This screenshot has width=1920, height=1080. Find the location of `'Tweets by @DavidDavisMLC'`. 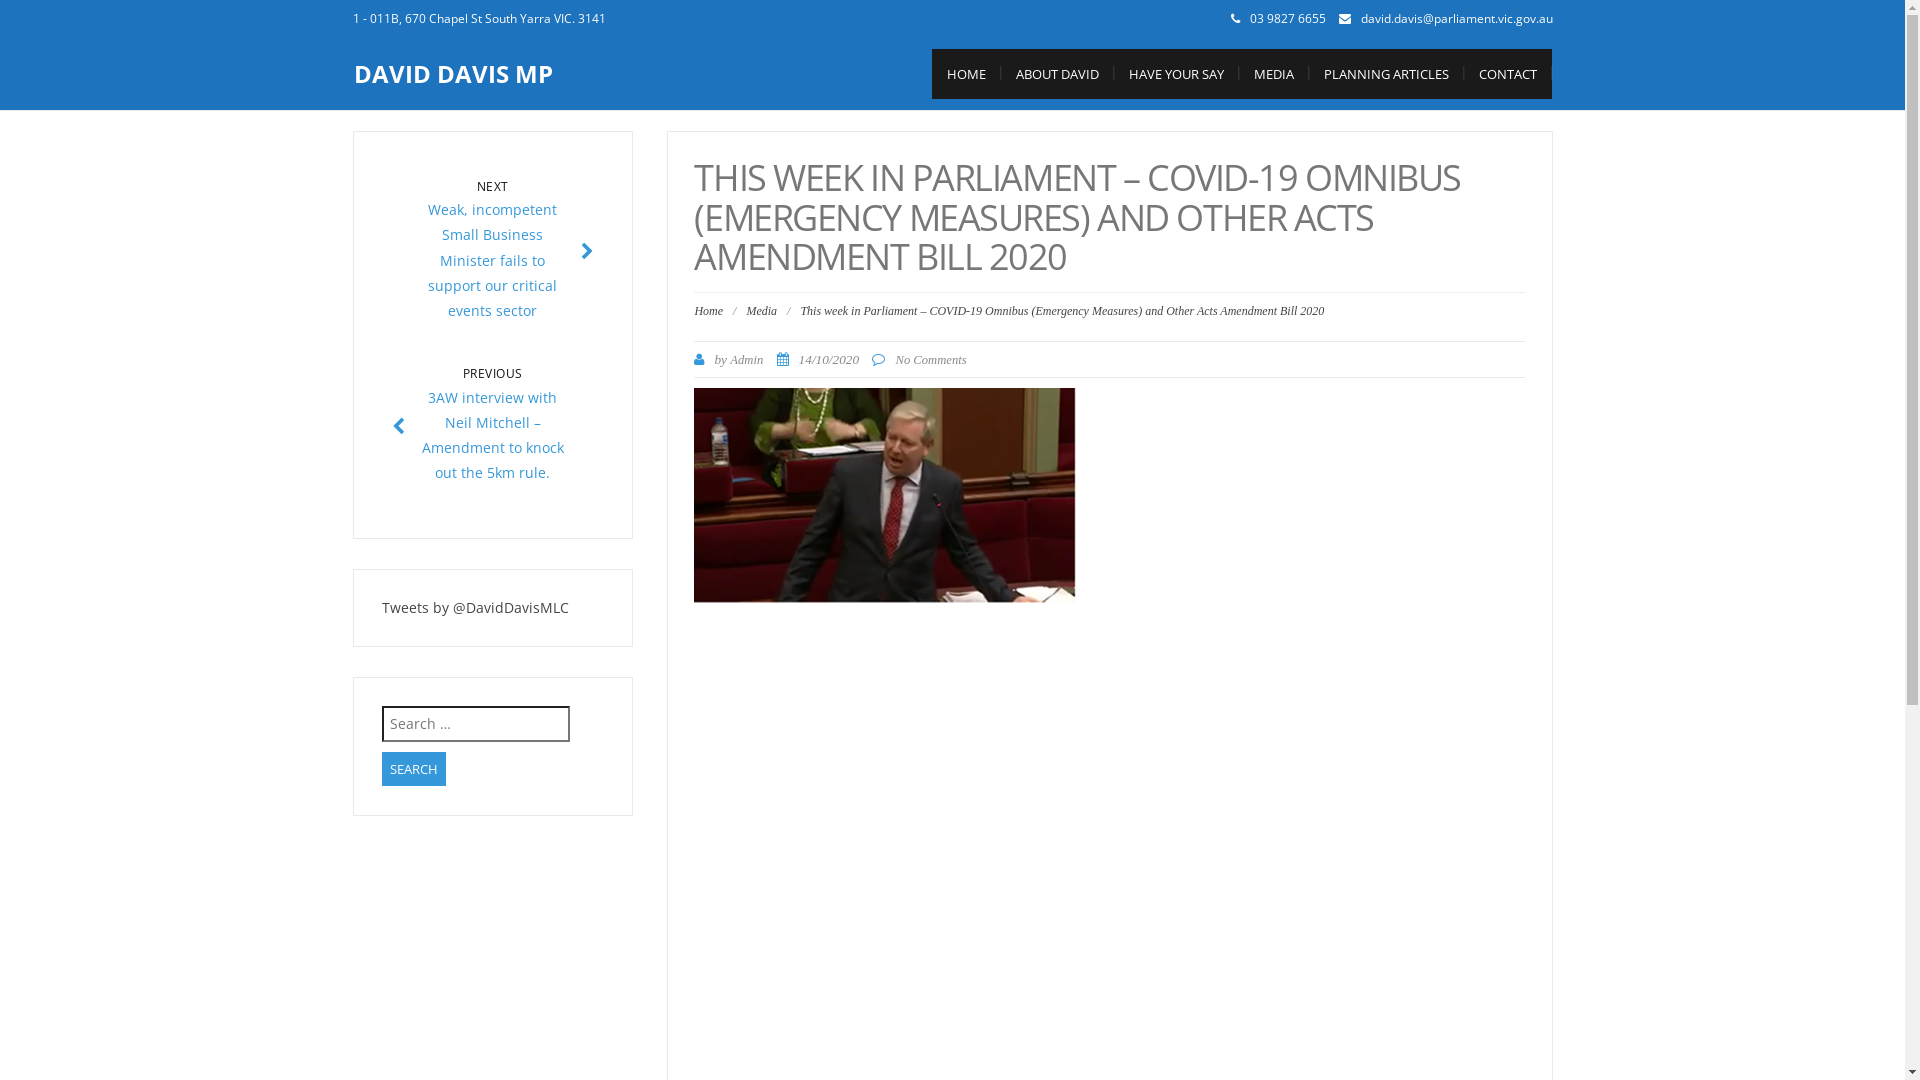

'Tweets by @DavidDavisMLC' is located at coordinates (382, 606).